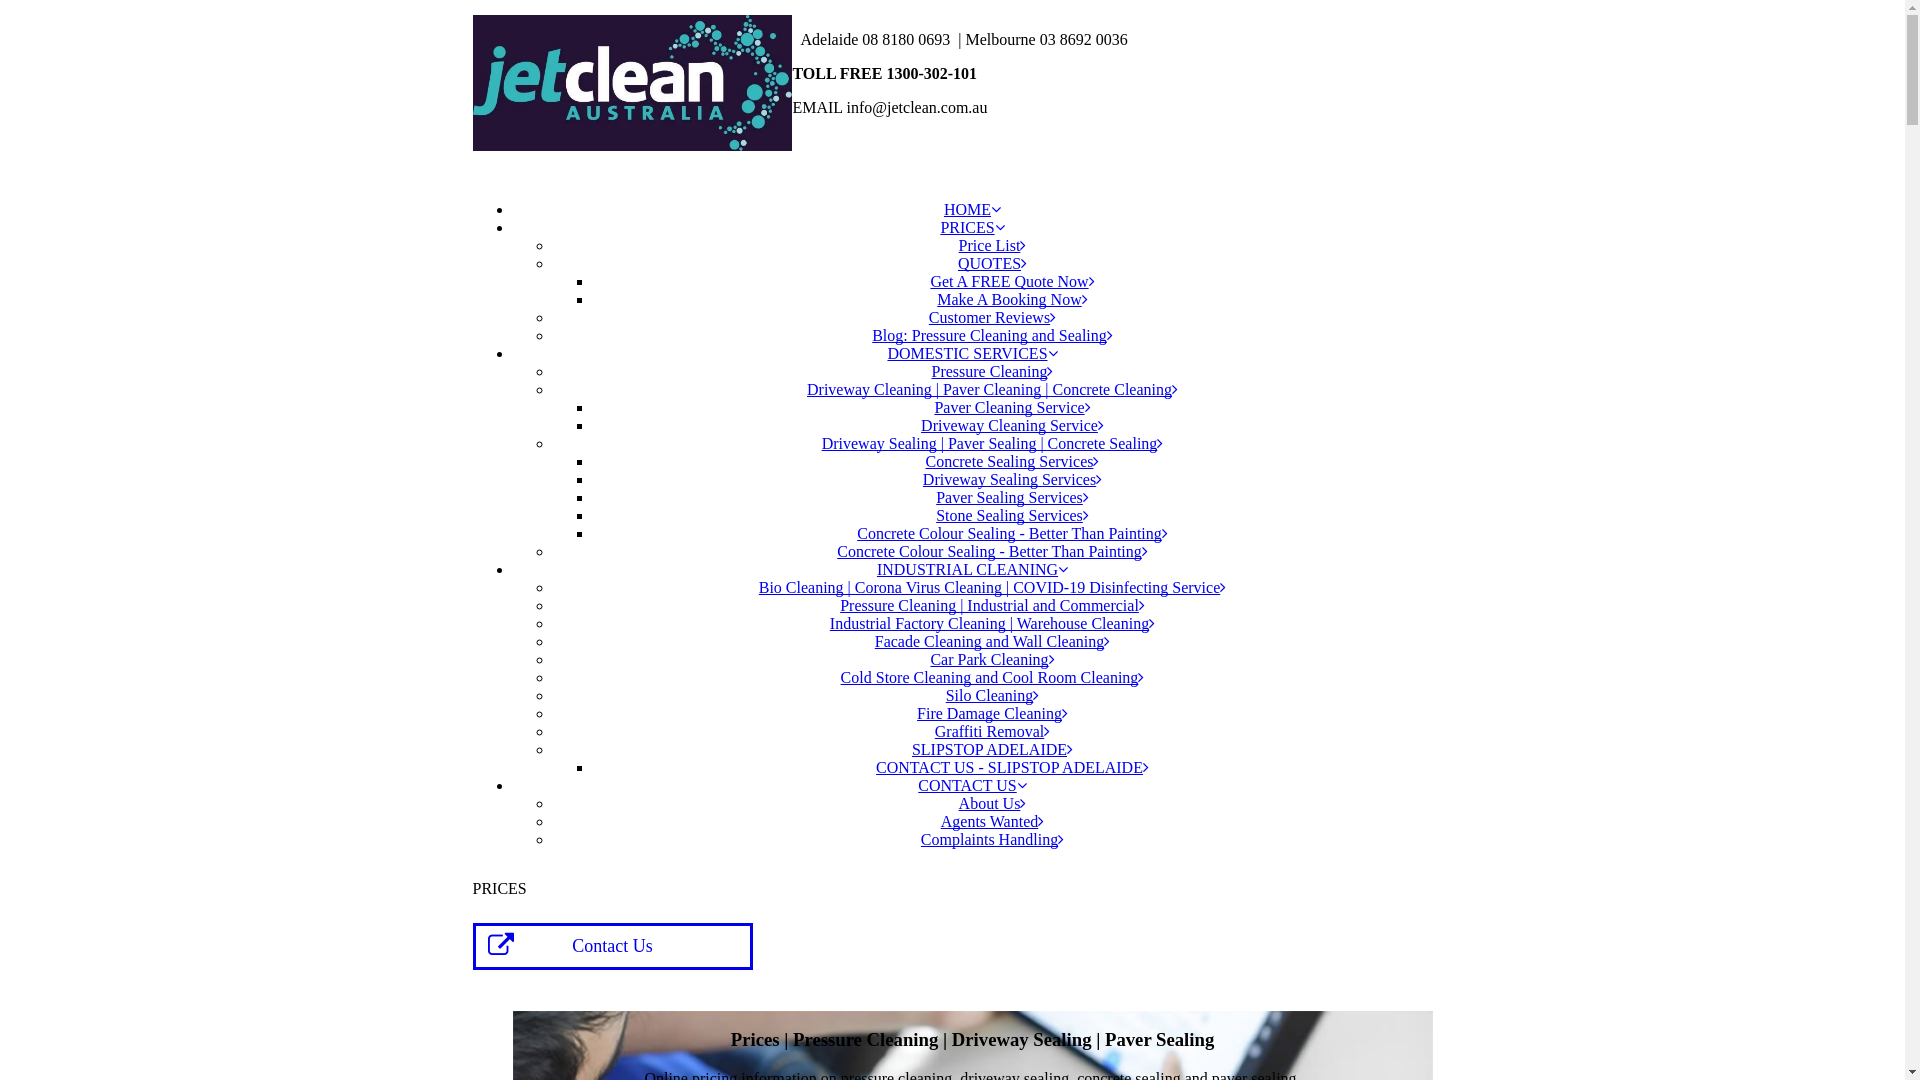  I want to click on 'Facade Cleaning and Wall Cleaning', so click(992, 641).